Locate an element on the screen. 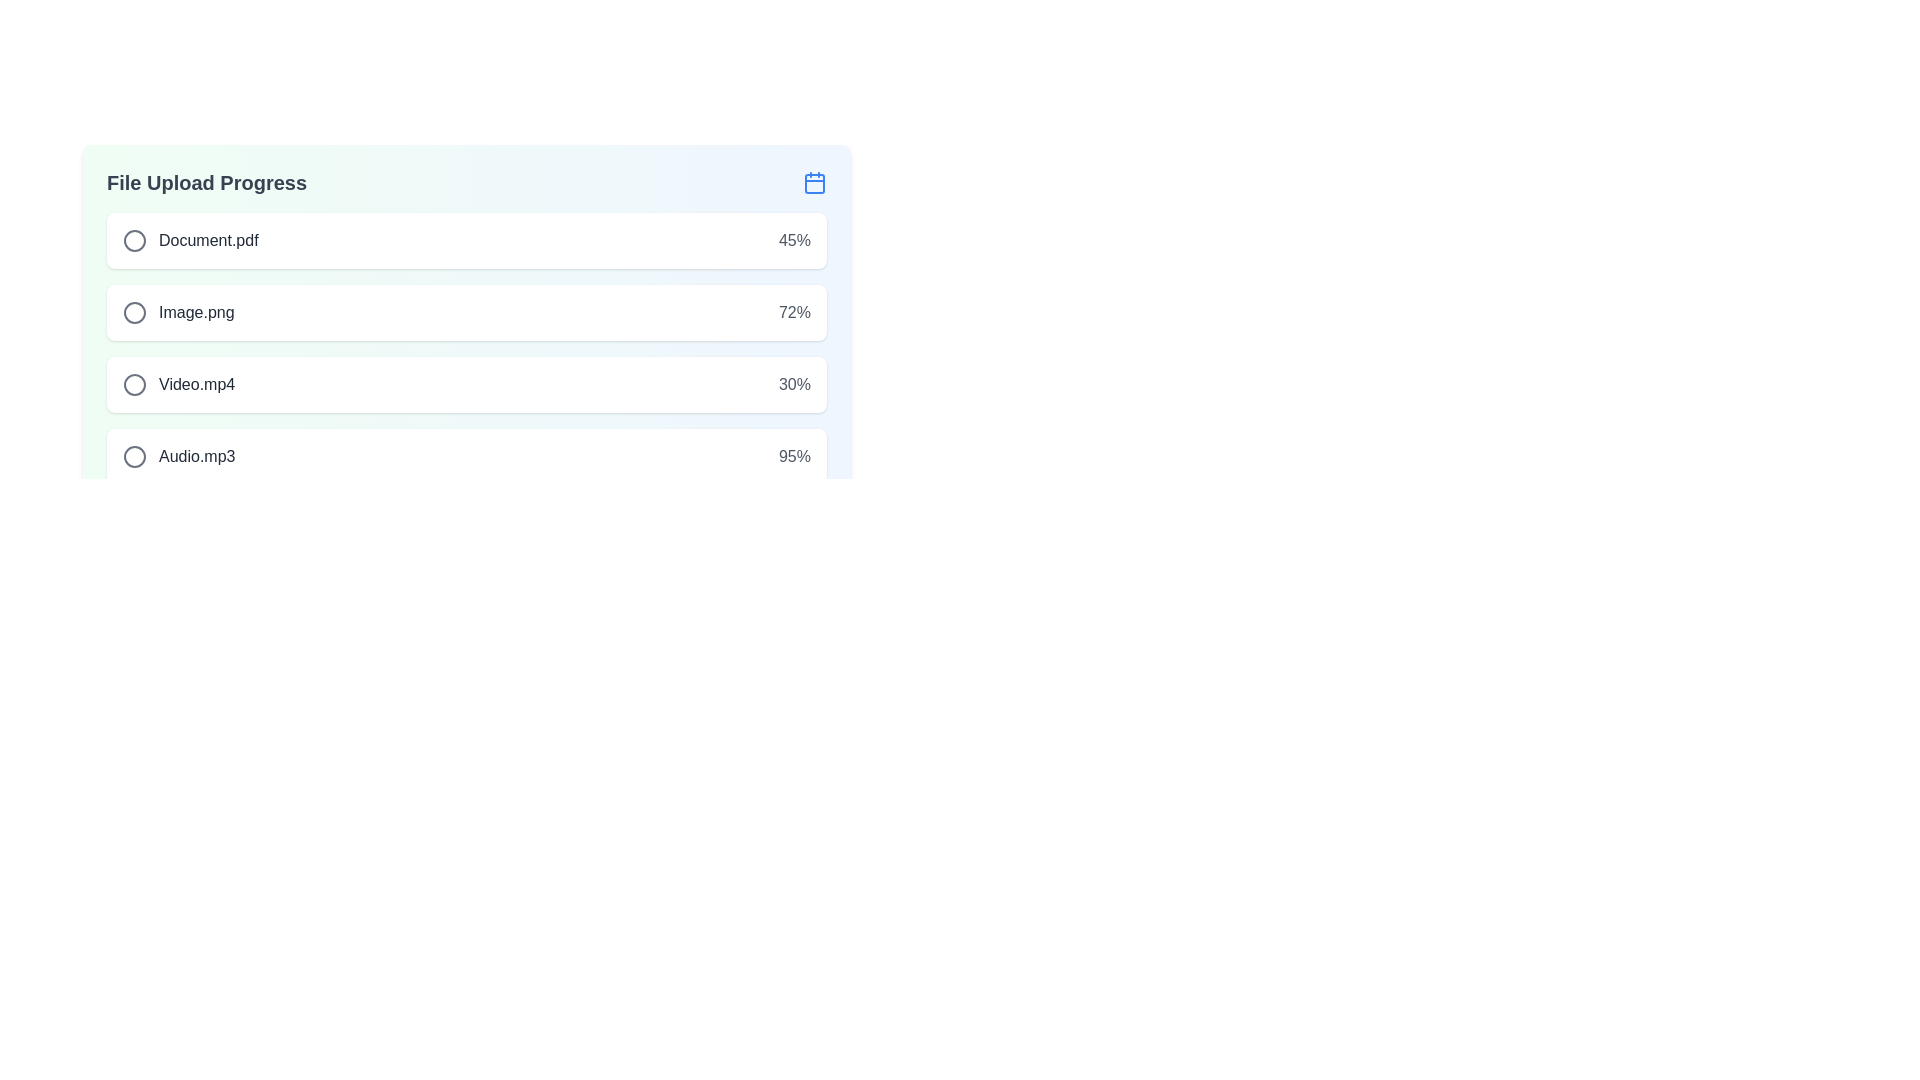 Image resolution: width=1920 pixels, height=1080 pixels. the text label displaying 'Video.mp4' which is the third item in a vertical list of progress rows, positioned alongside a circular graphic icon is located at coordinates (197, 385).